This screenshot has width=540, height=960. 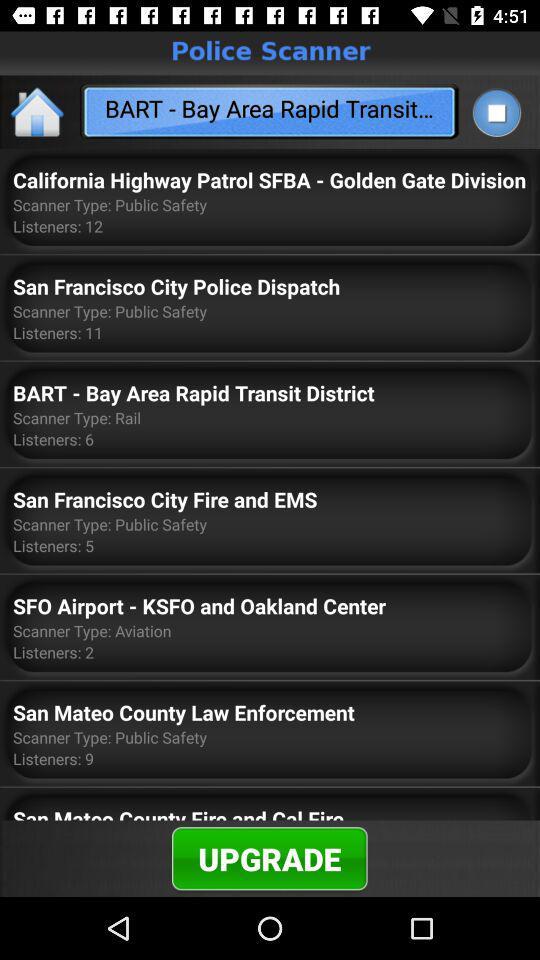 What do you see at coordinates (269, 179) in the screenshot?
I see `the item above the scanner type public app` at bounding box center [269, 179].